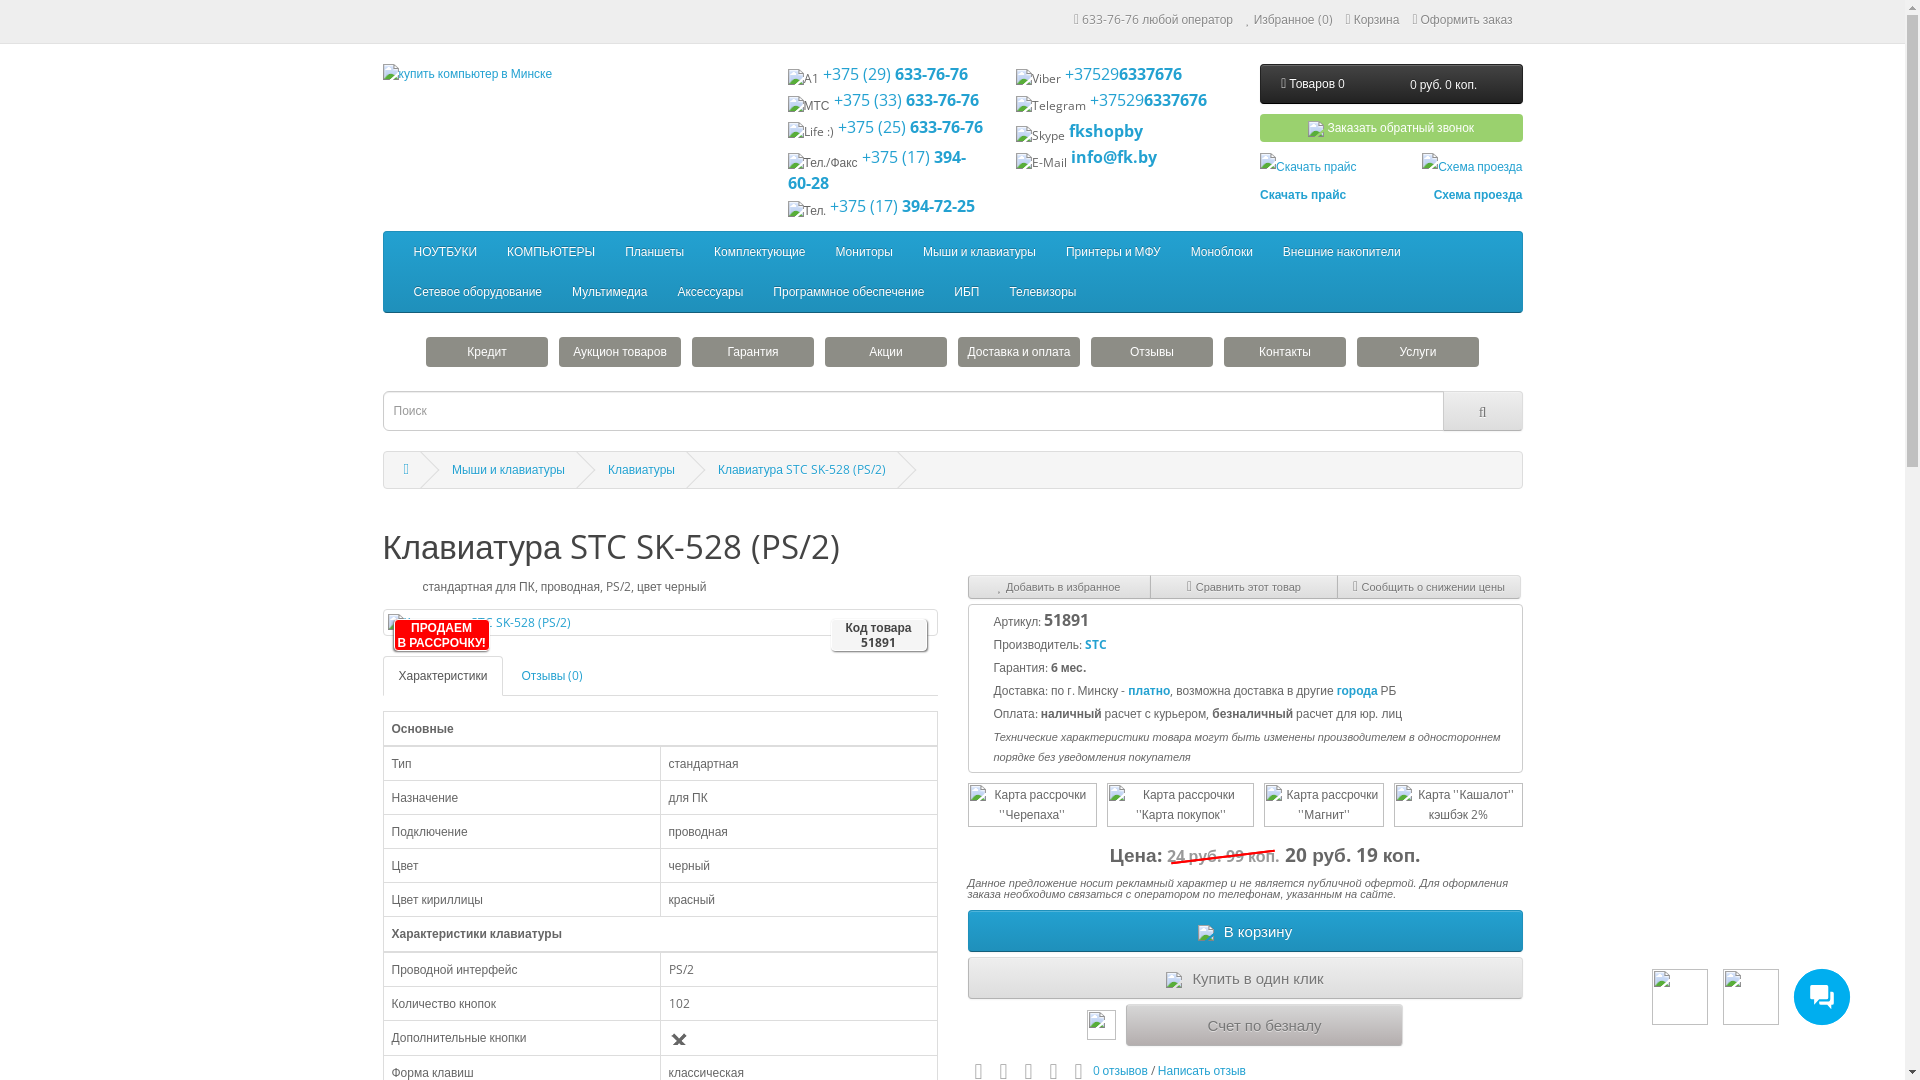 Image resolution: width=1920 pixels, height=1080 pixels. What do you see at coordinates (1148, 100) in the screenshot?
I see `'+375296337676'` at bounding box center [1148, 100].